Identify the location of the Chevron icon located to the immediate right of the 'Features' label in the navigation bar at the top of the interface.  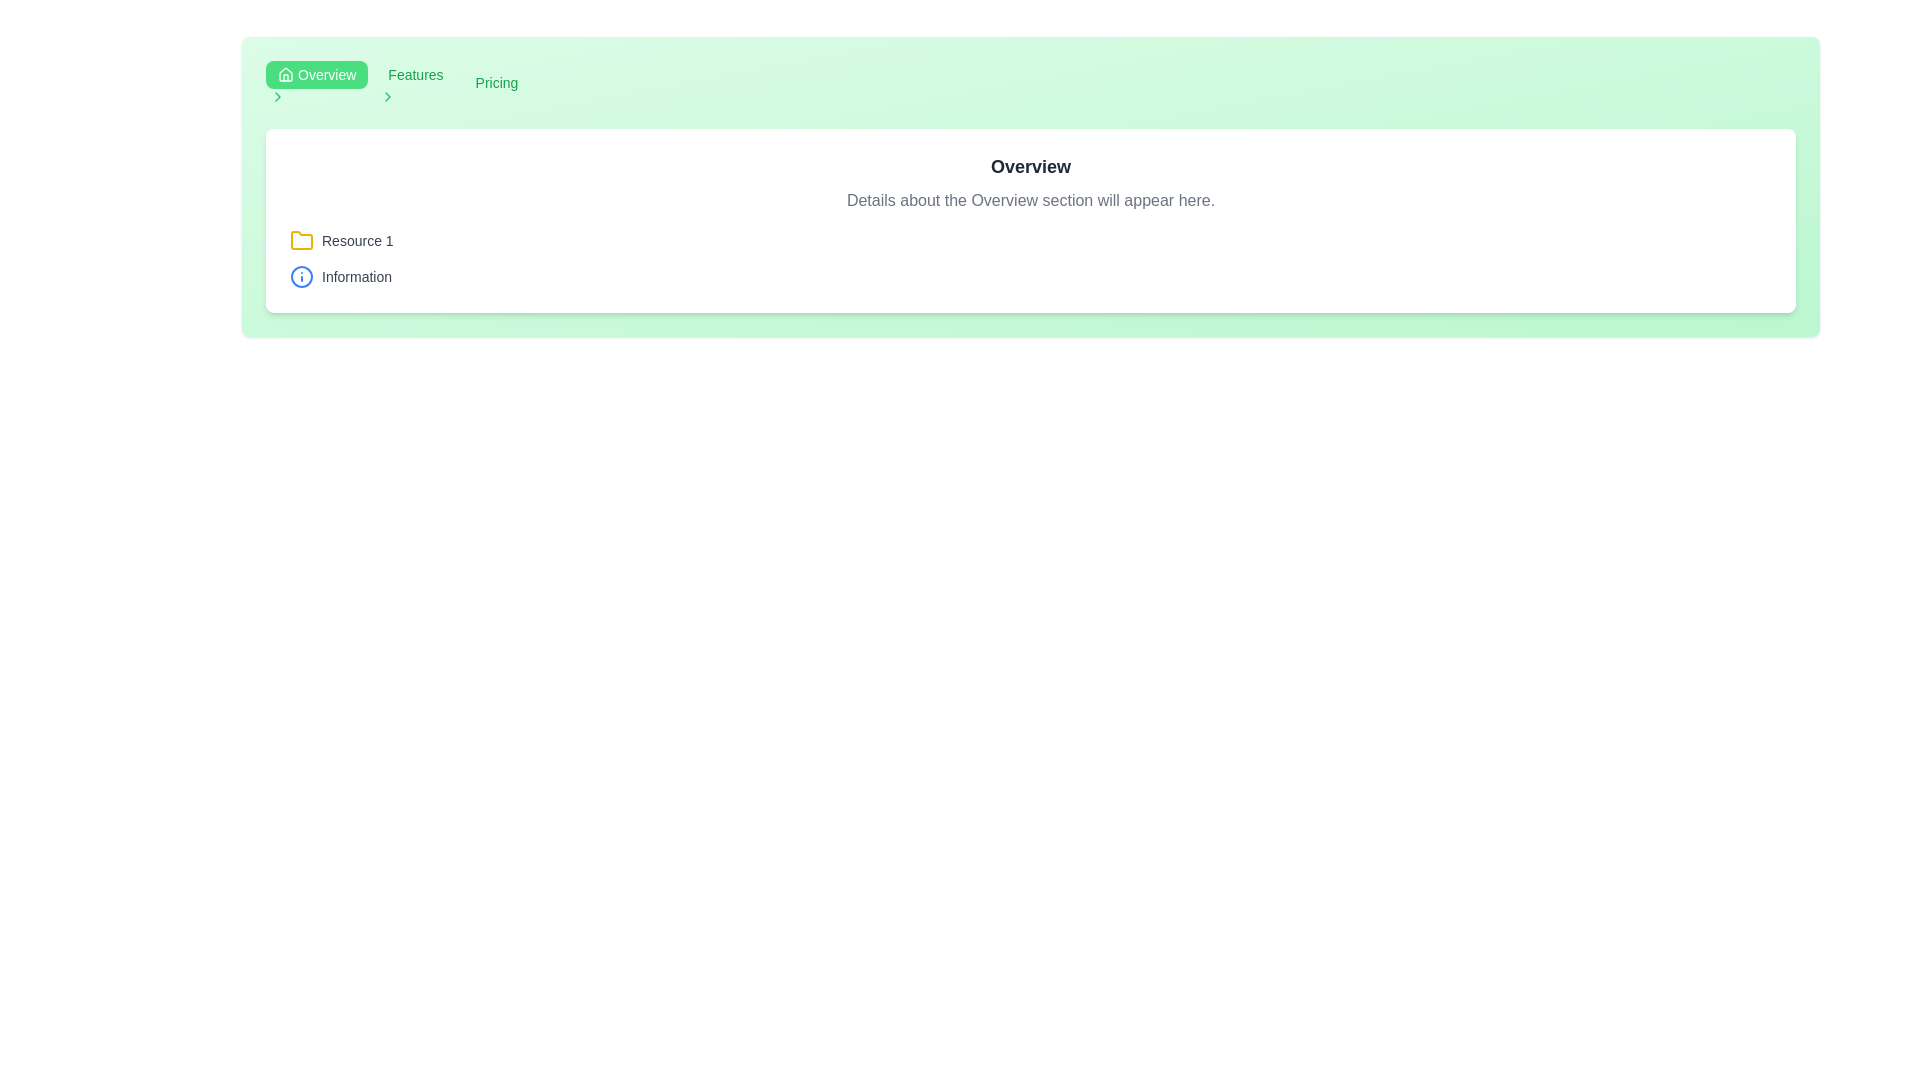
(388, 96).